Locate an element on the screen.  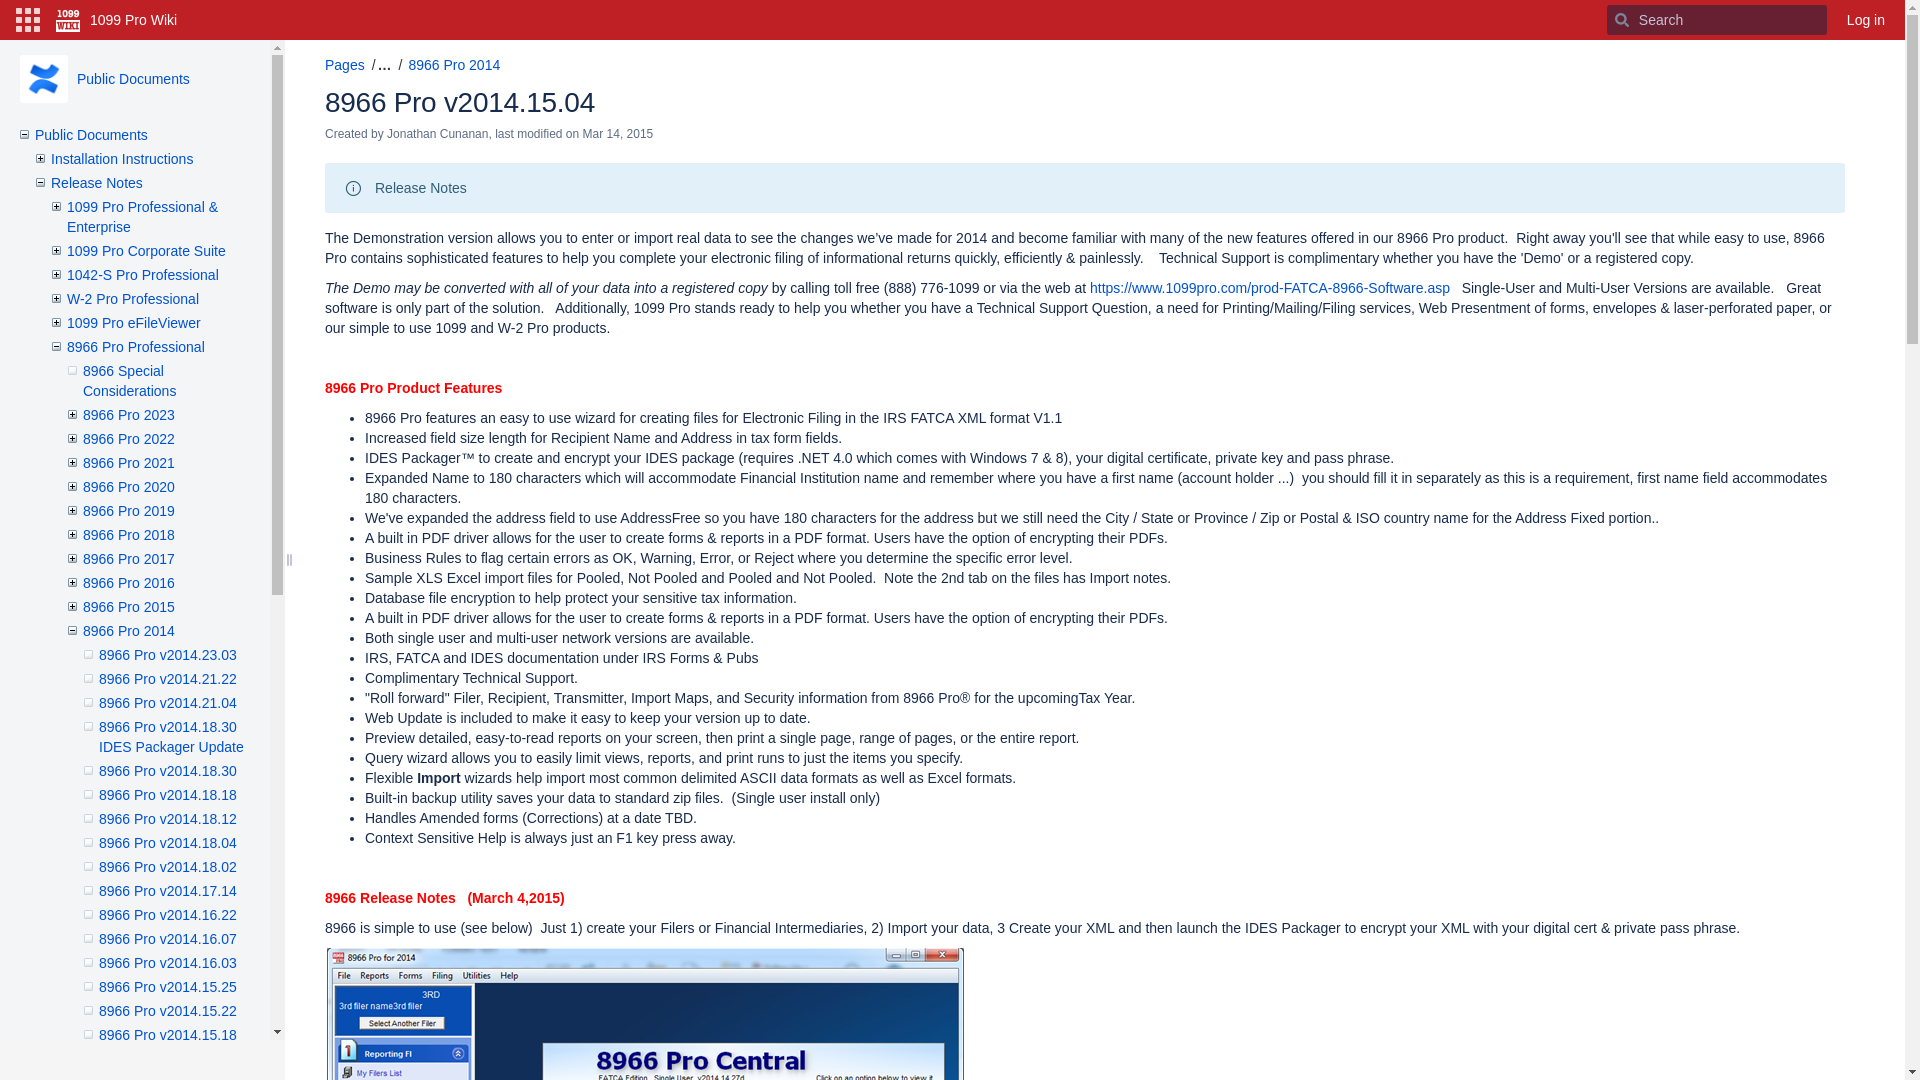
'8966 Pro Professional' is located at coordinates (134, 346).